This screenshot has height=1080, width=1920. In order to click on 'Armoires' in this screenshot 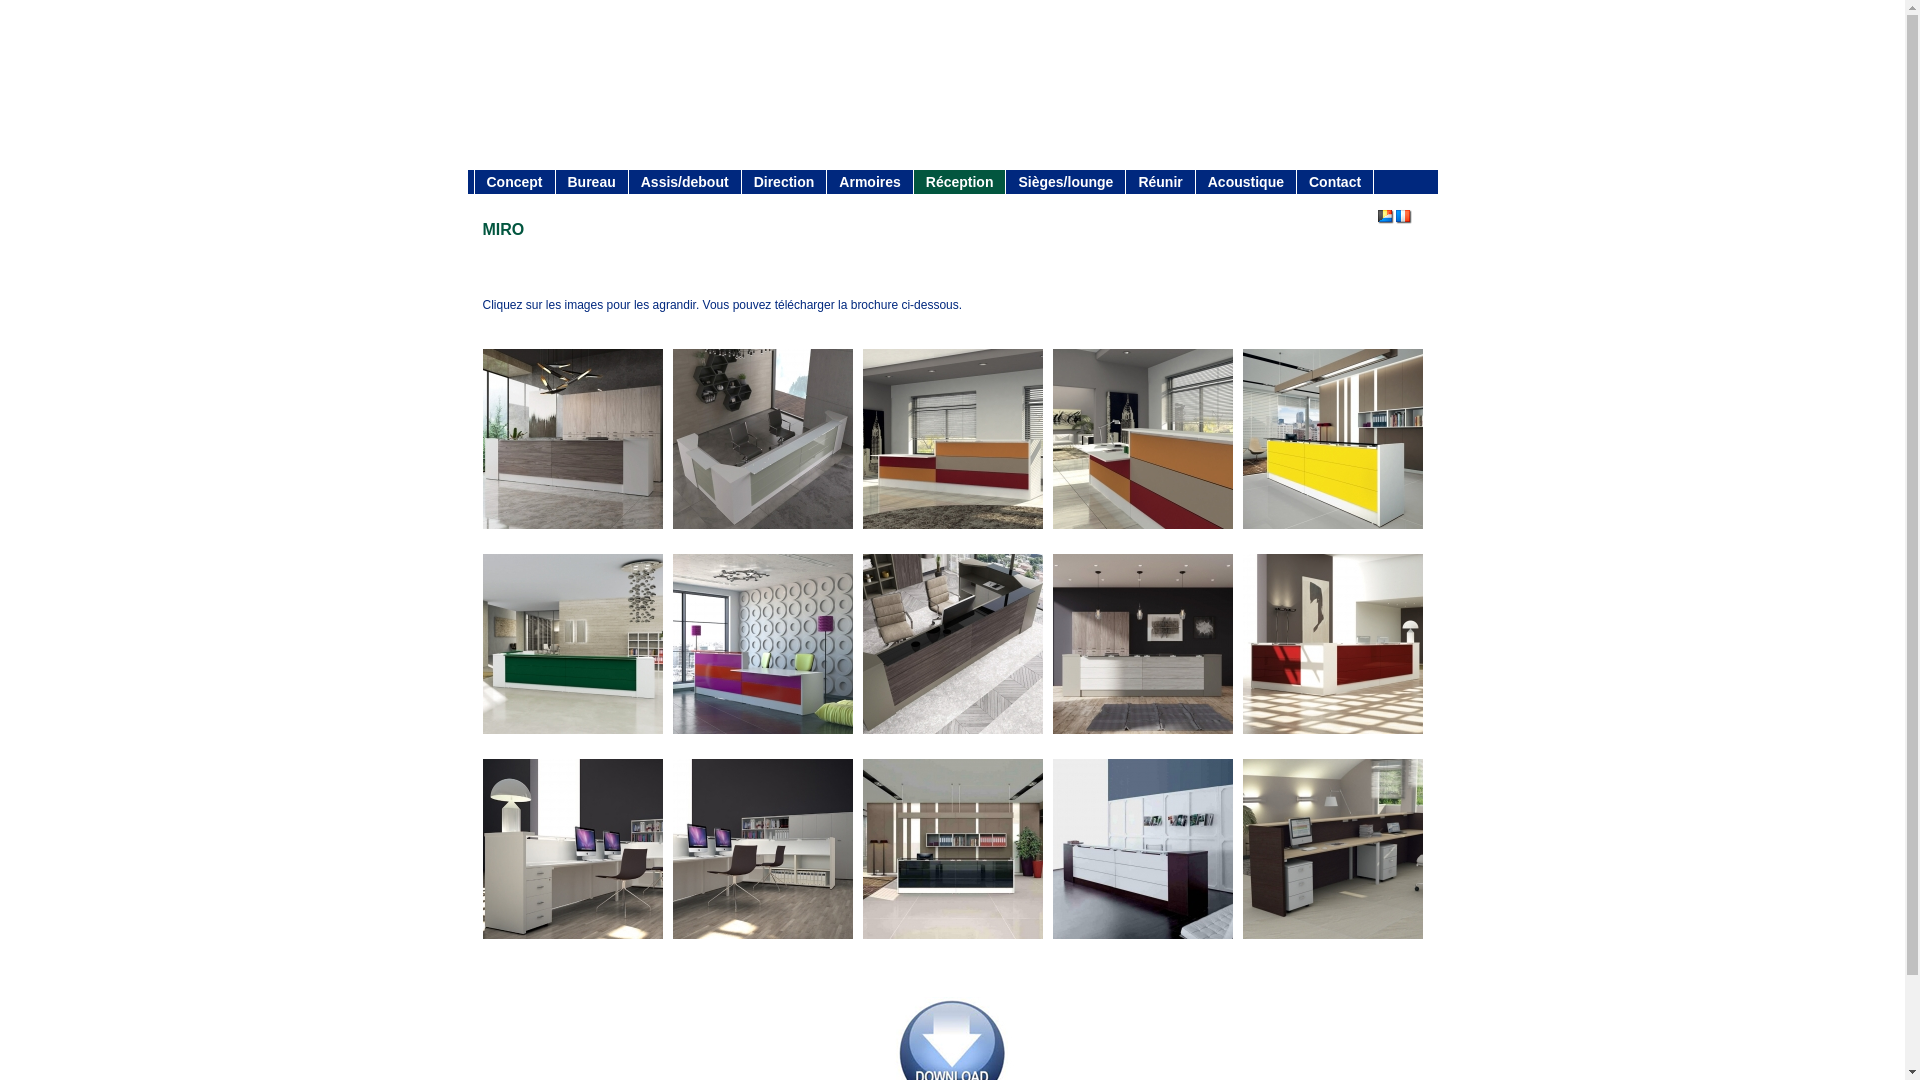, I will do `click(825, 181)`.